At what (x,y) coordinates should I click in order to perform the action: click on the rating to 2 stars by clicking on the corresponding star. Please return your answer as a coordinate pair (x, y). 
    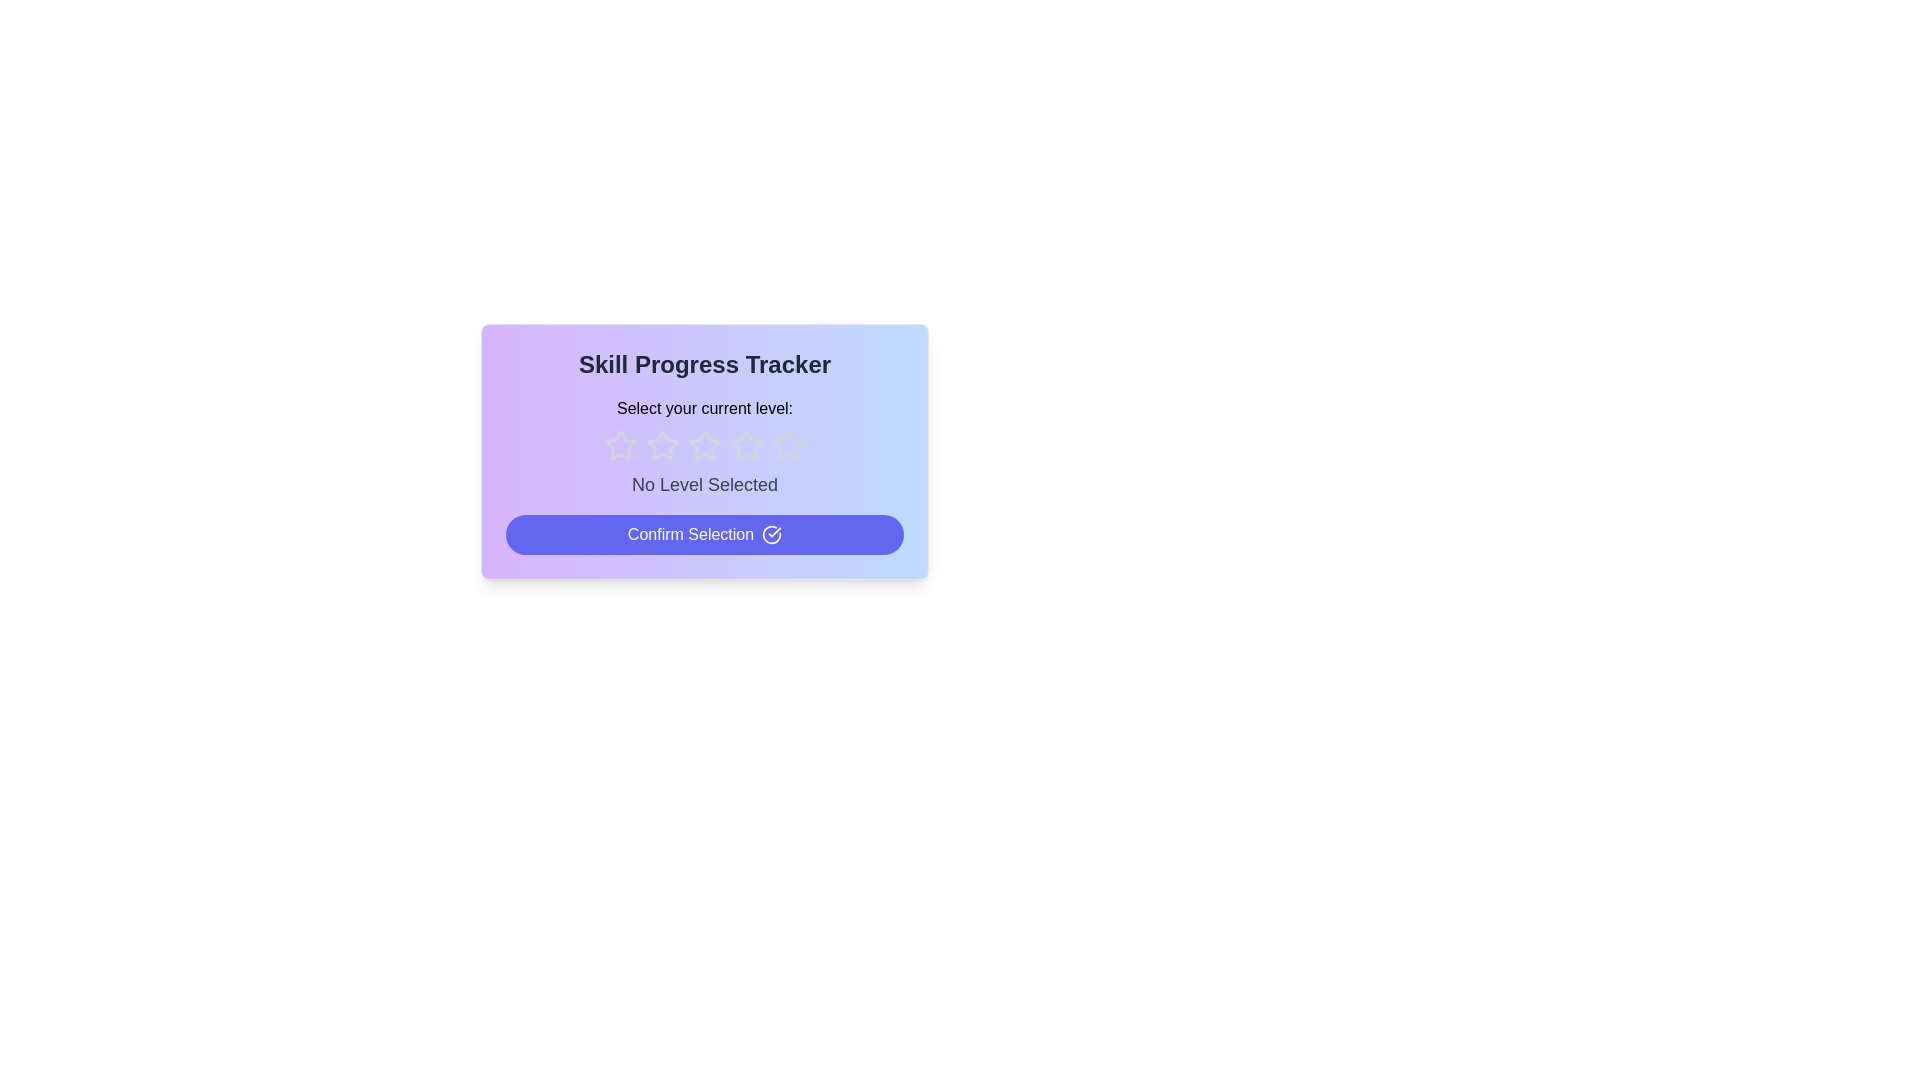
    Looking at the image, I should click on (662, 445).